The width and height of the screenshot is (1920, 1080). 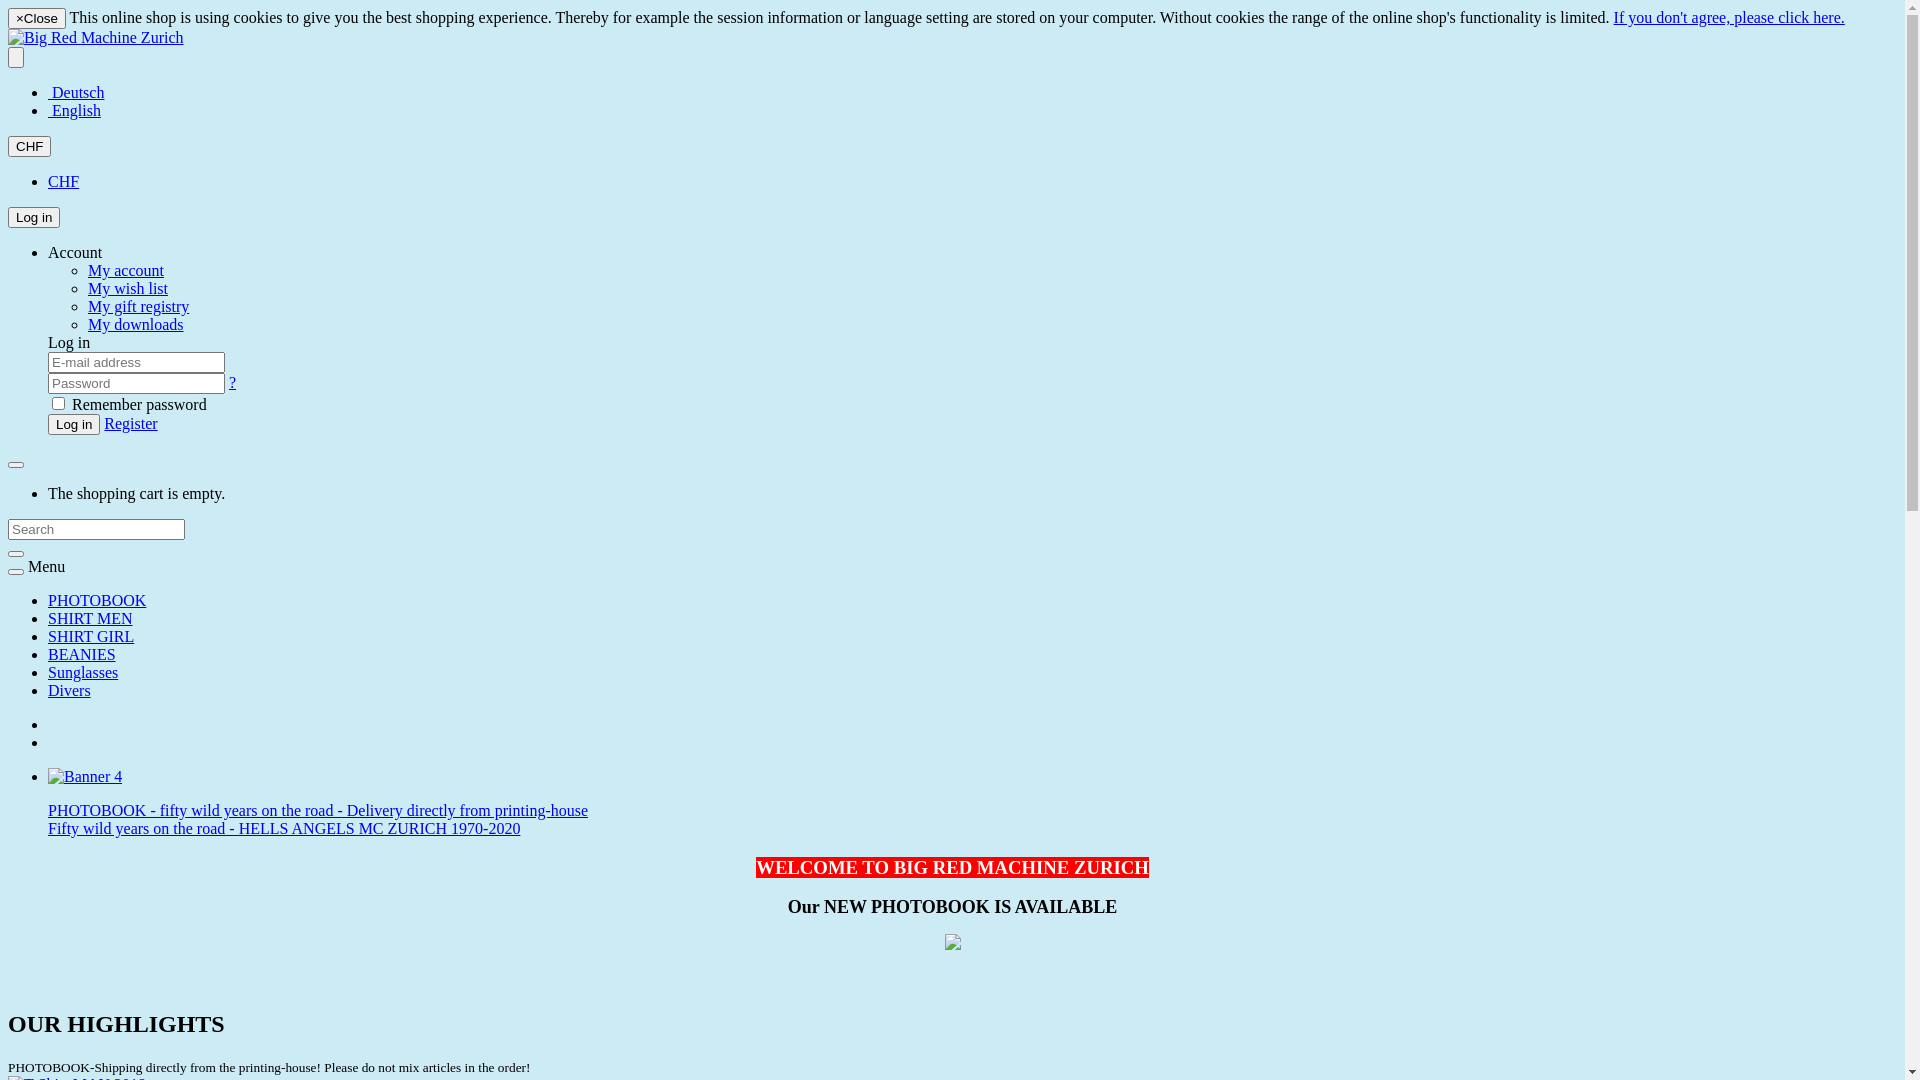 I want to click on 'Deutsch', so click(x=76, y=92).